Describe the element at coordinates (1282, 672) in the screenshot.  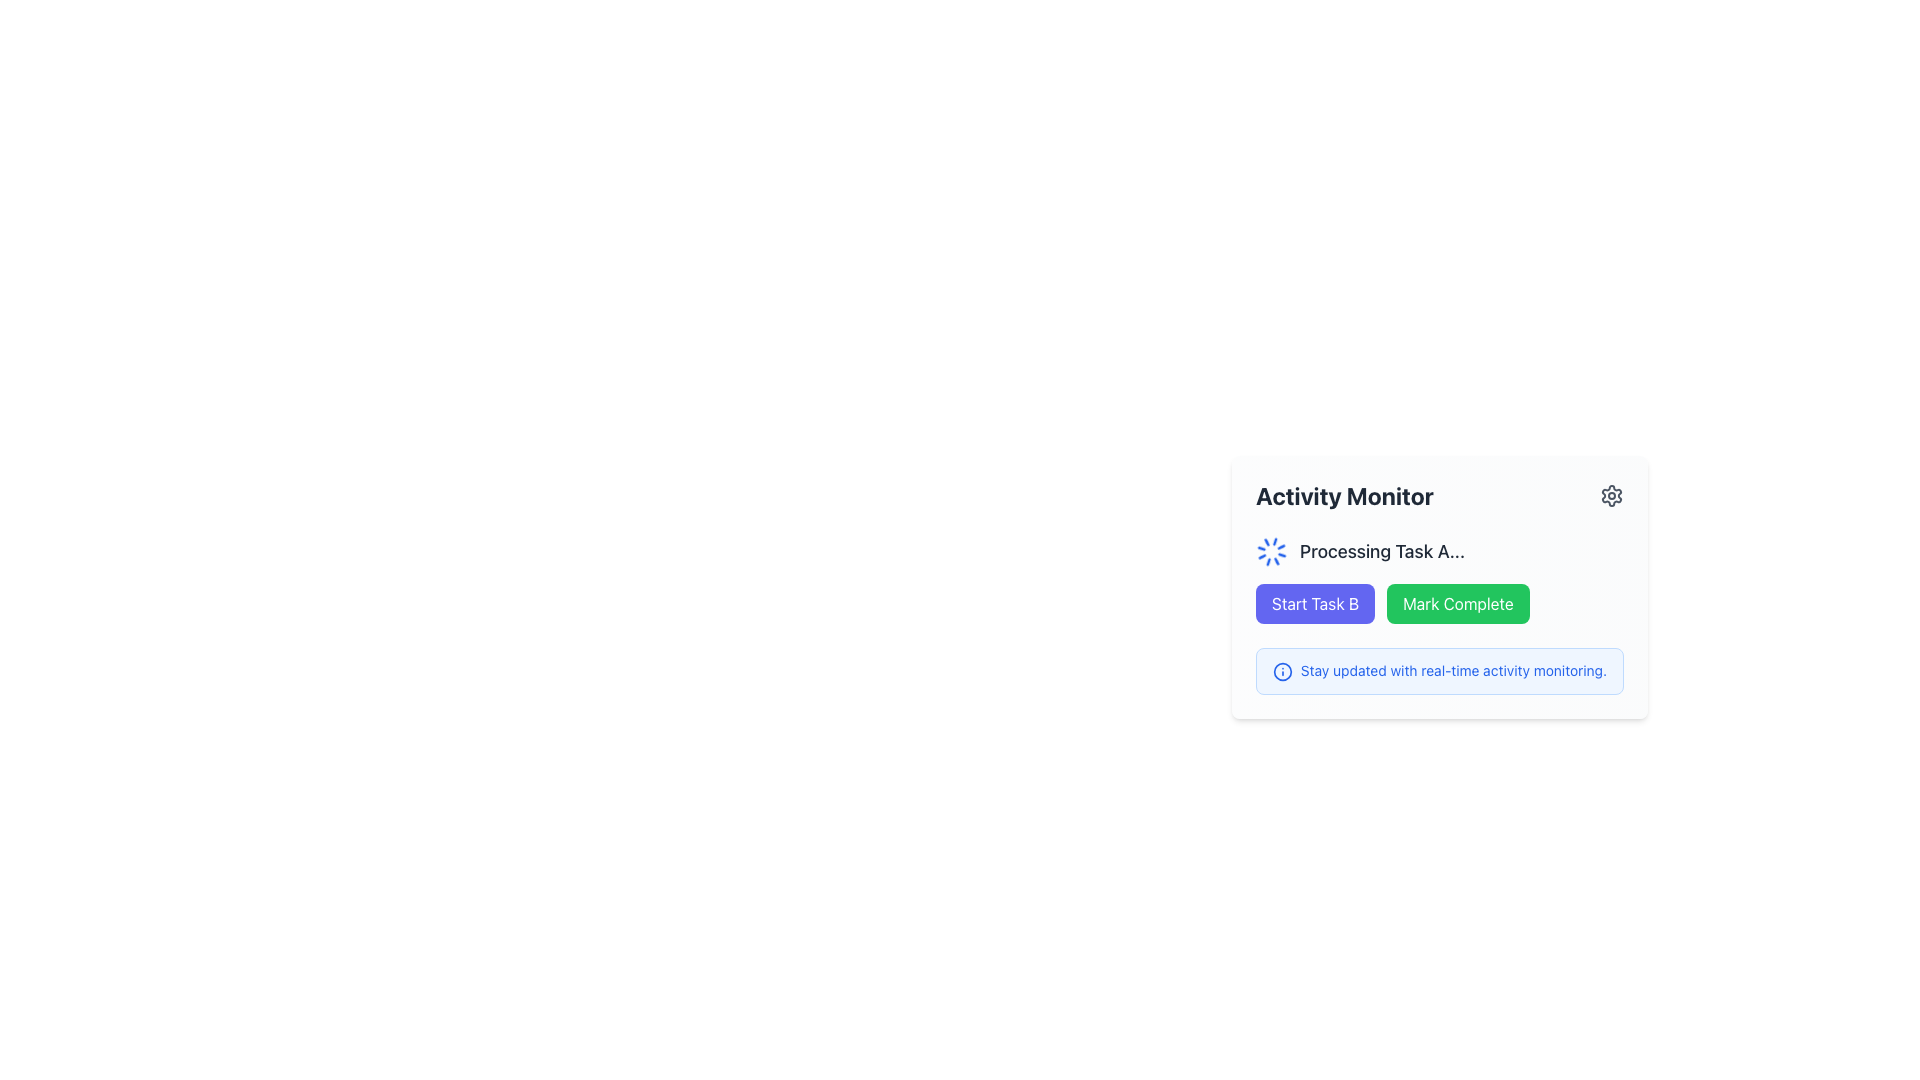
I see `the blue outlined circle icon with an information symbol that is located to the left of the text 'Stay updated with real-time activity monitoring' in the notification box at the bottom of the 'Activity Monitor' section` at that location.